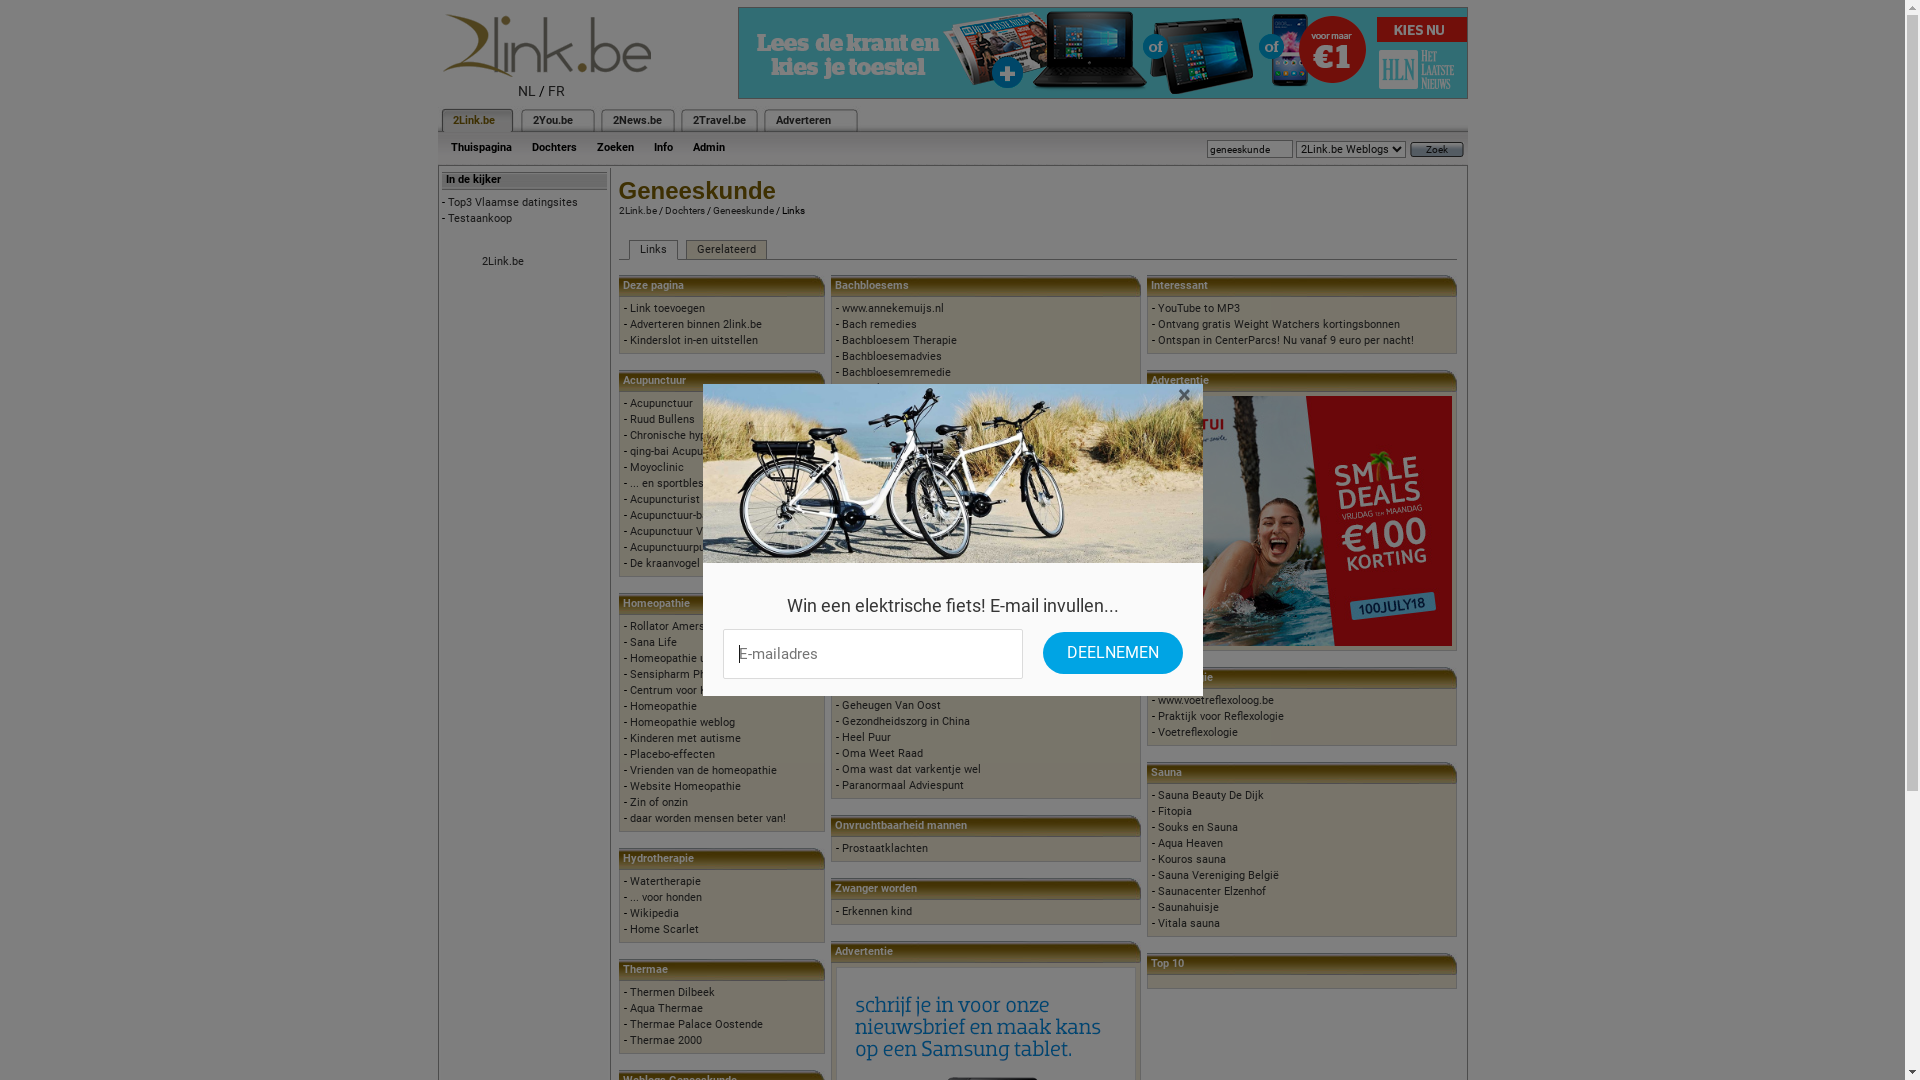  What do you see at coordinates (1191, 858) in the screenshot?
I see `'Kouros sauna'` at bounding box center [1191, 858].